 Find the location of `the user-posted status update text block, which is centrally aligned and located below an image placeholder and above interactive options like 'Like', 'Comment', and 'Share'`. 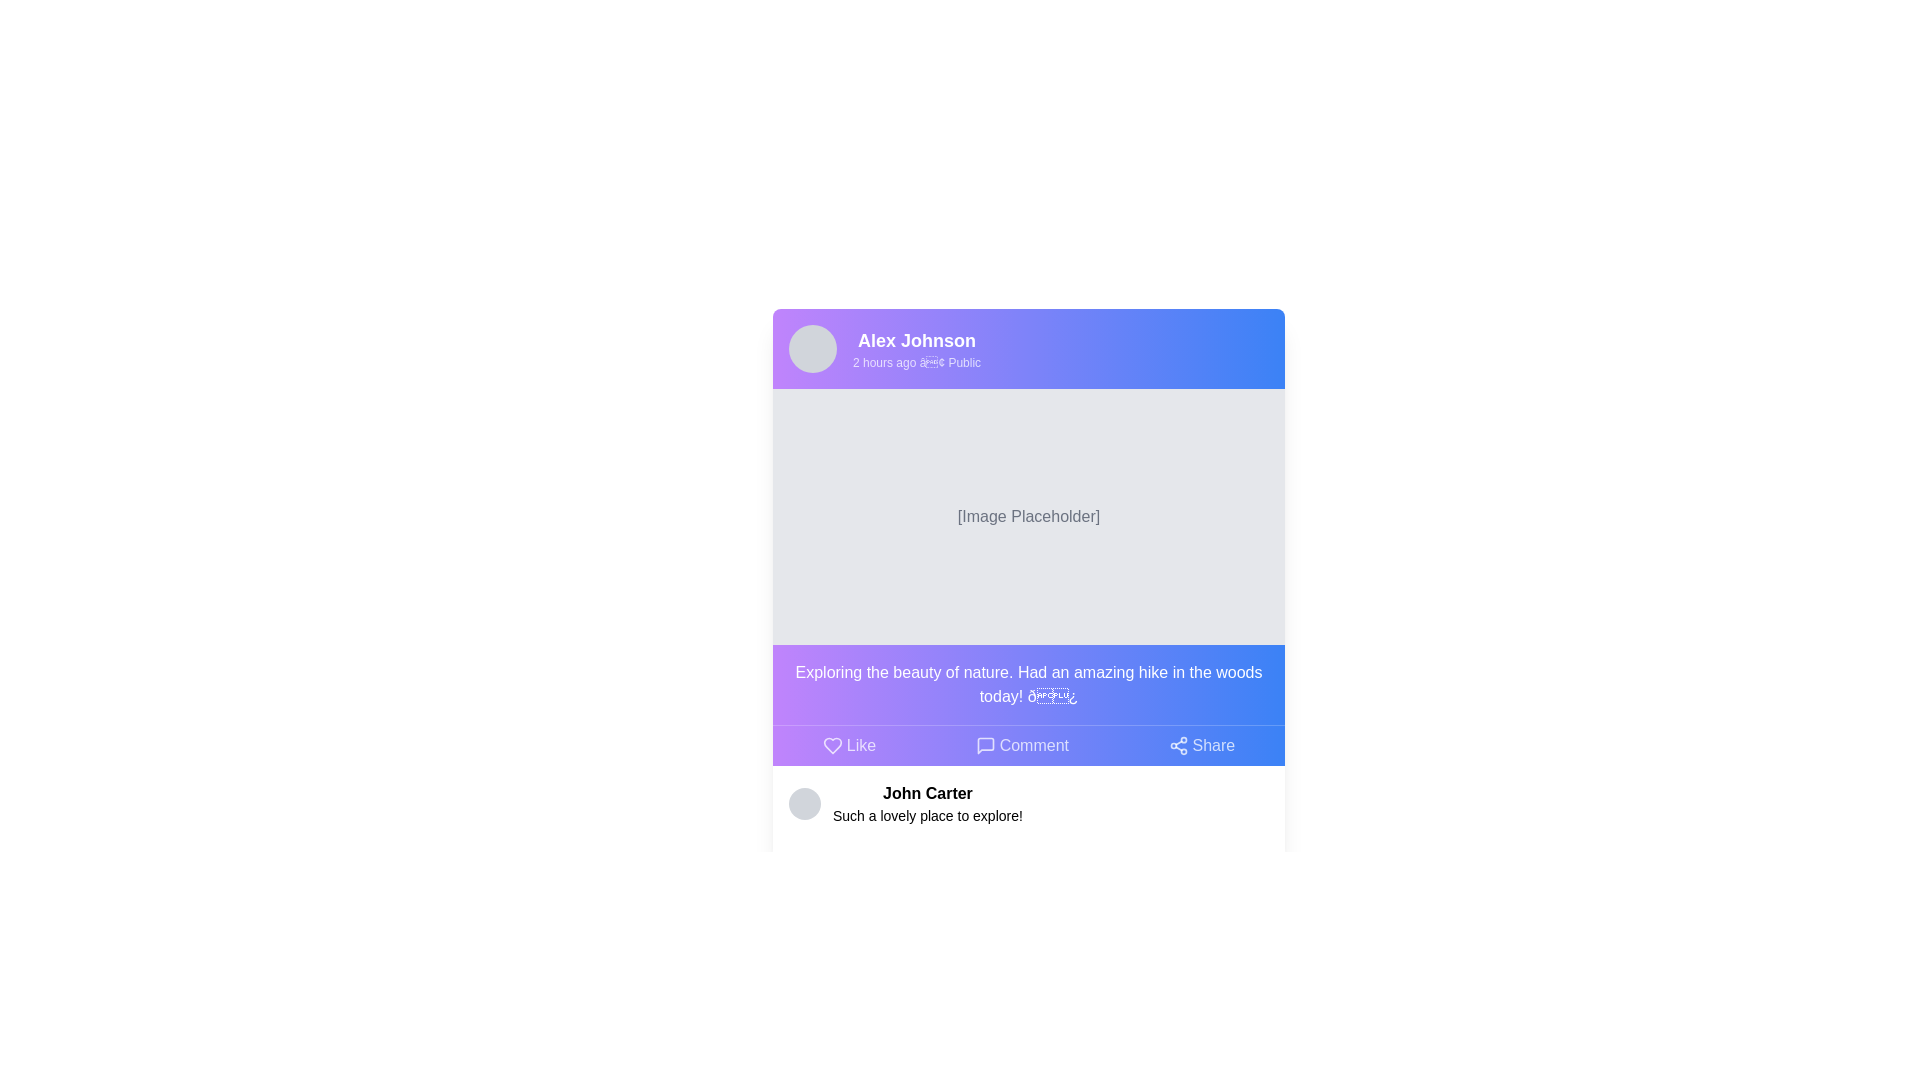

the user-posted status update text block, which is centrally aligned and located below an image placeholder and above interactive options like 'Like', 'Comment', and 'Share' is located at coordinates (1028, 684).